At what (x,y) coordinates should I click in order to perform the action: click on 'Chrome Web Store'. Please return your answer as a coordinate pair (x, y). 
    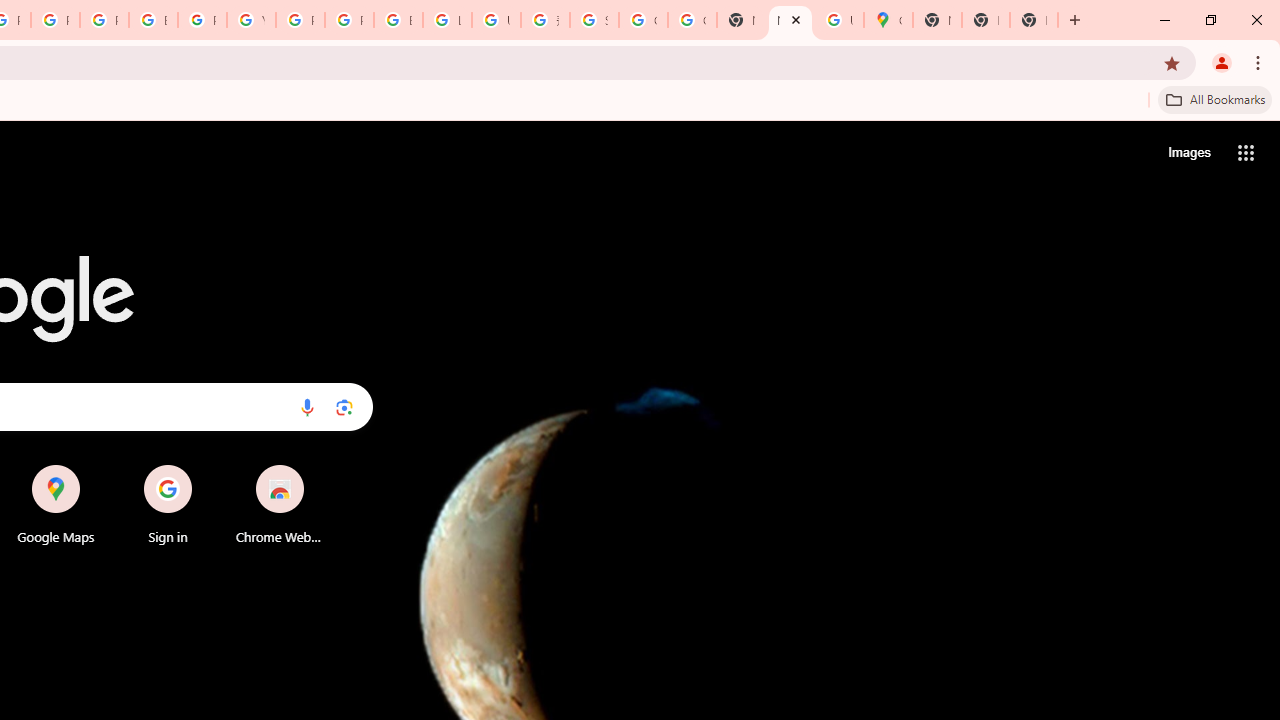
    Looking at the image, I should click on (278, 504).